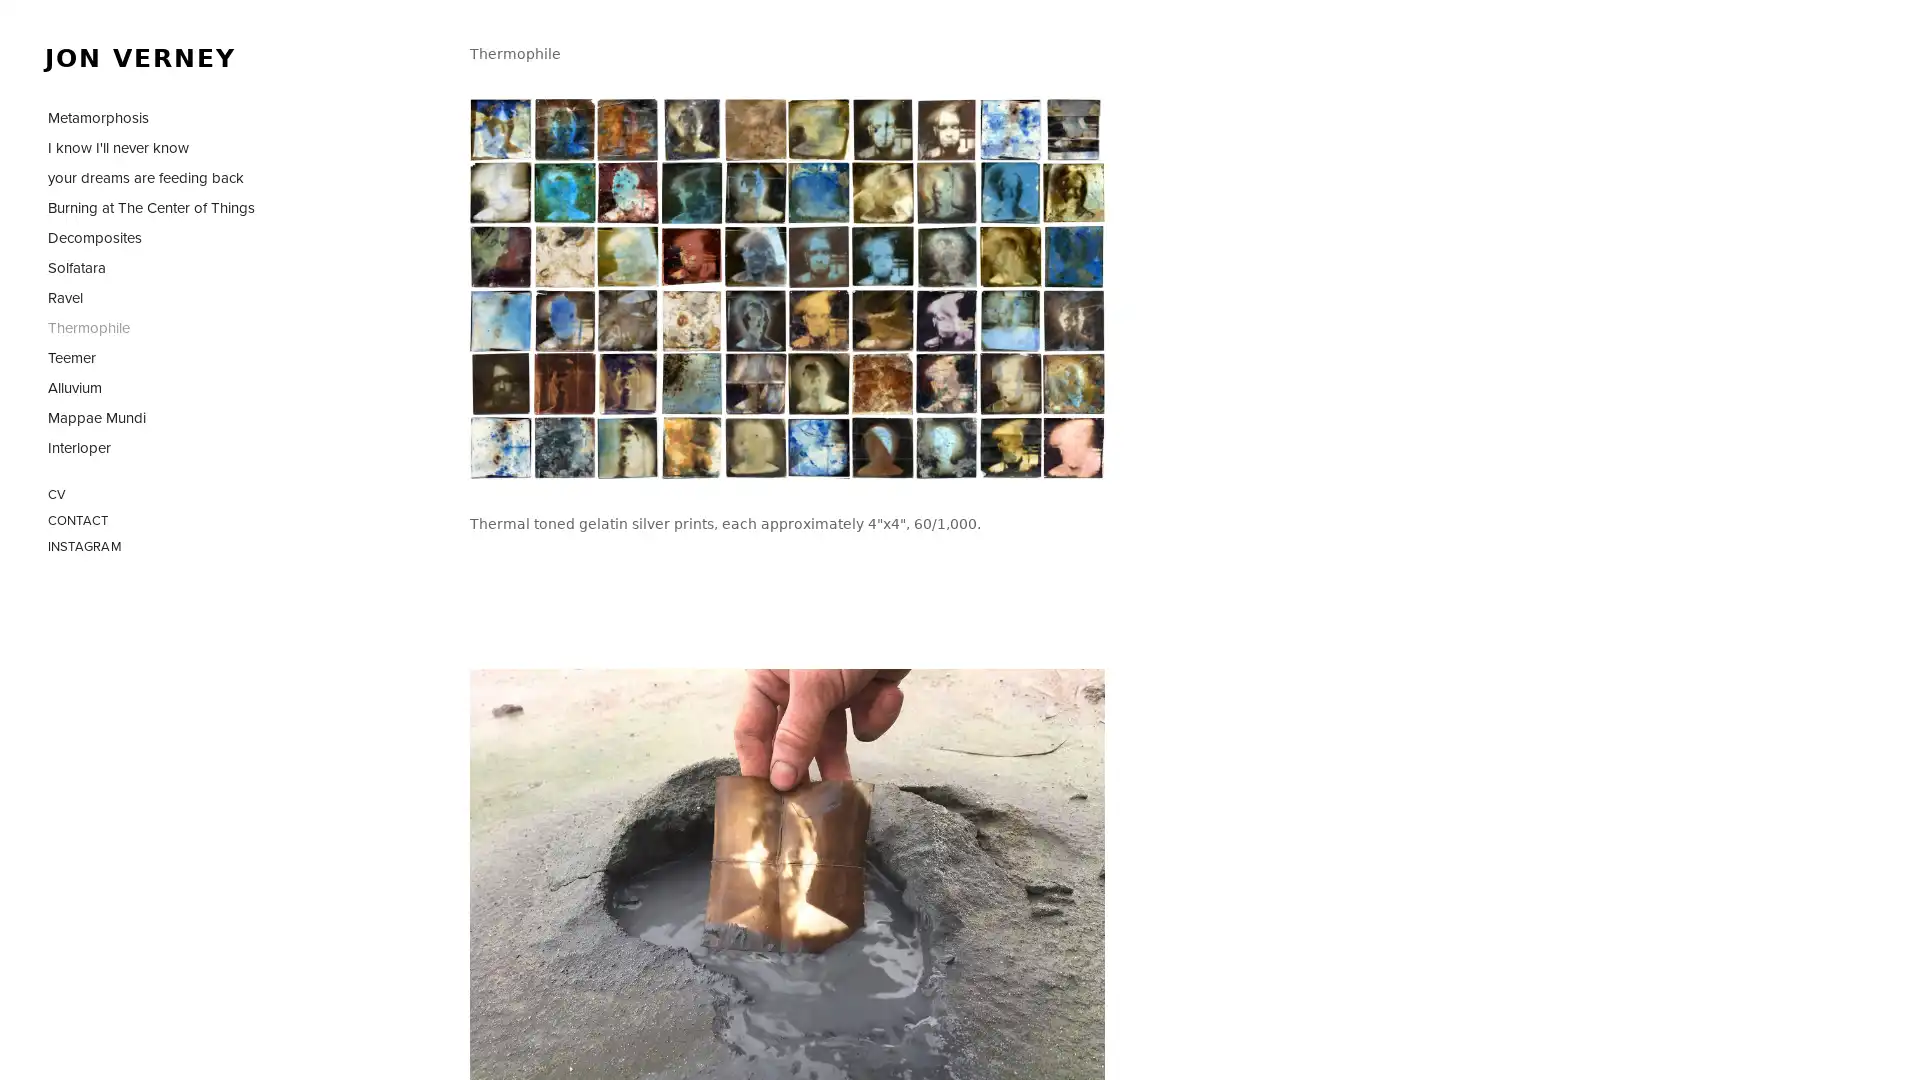 This screenshot has height=1080, width=1920. What do you see at coordinates (500, 446) in the screenshot?
I see `View fullsize jon_verney_thermophile_45.jpg` at bounding box center [500, 446].